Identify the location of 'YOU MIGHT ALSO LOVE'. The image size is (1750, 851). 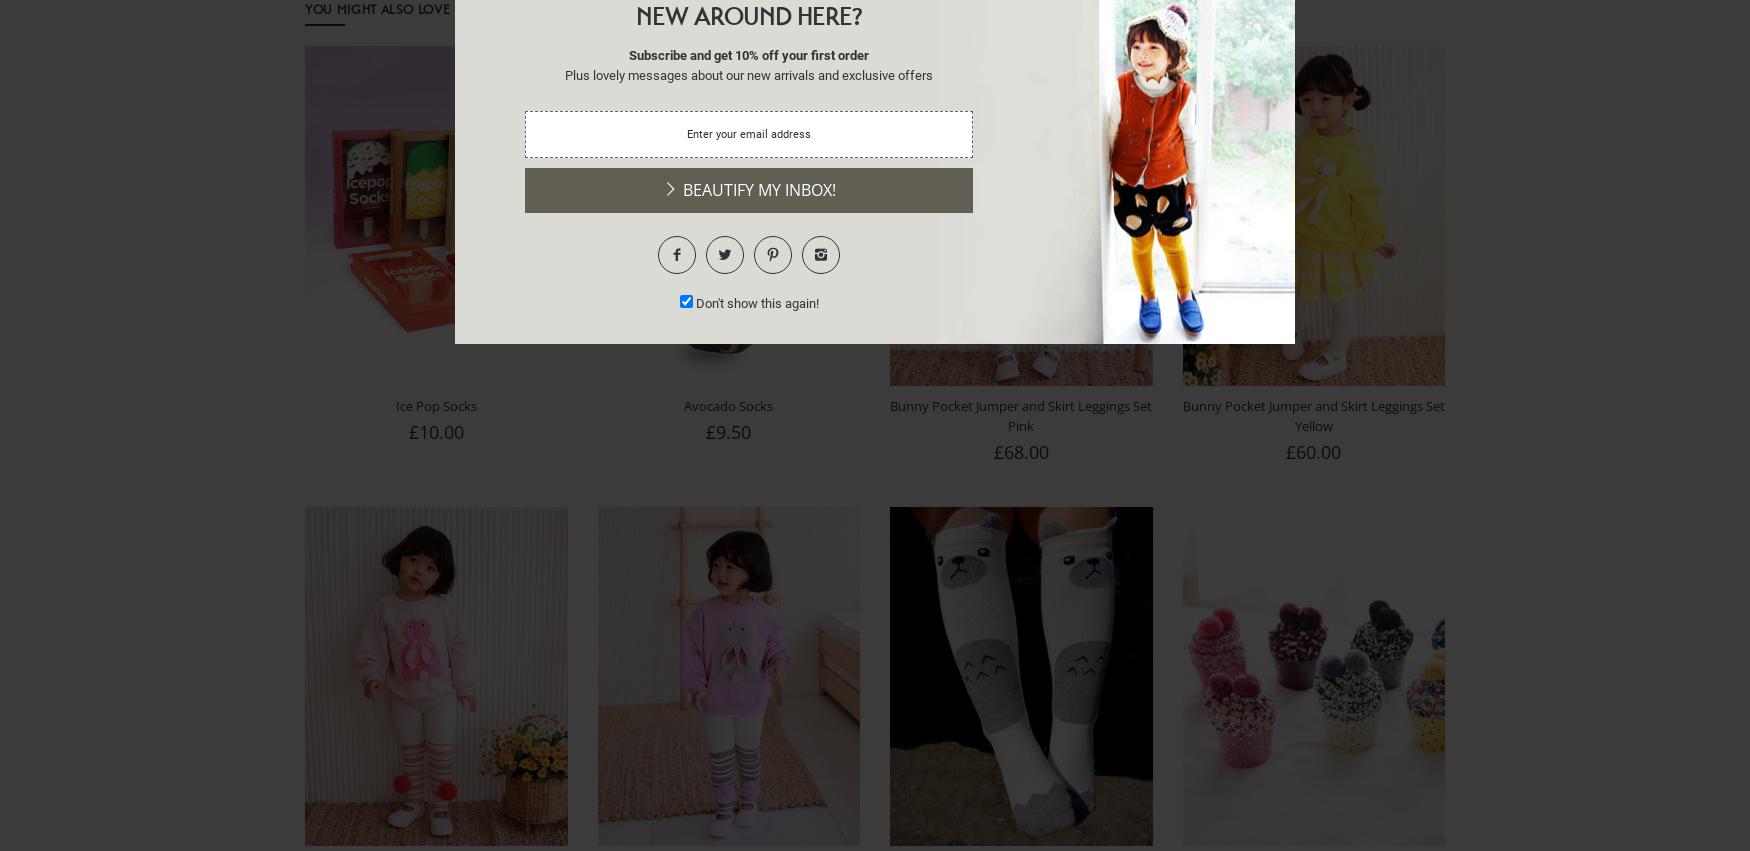
(304, 7).